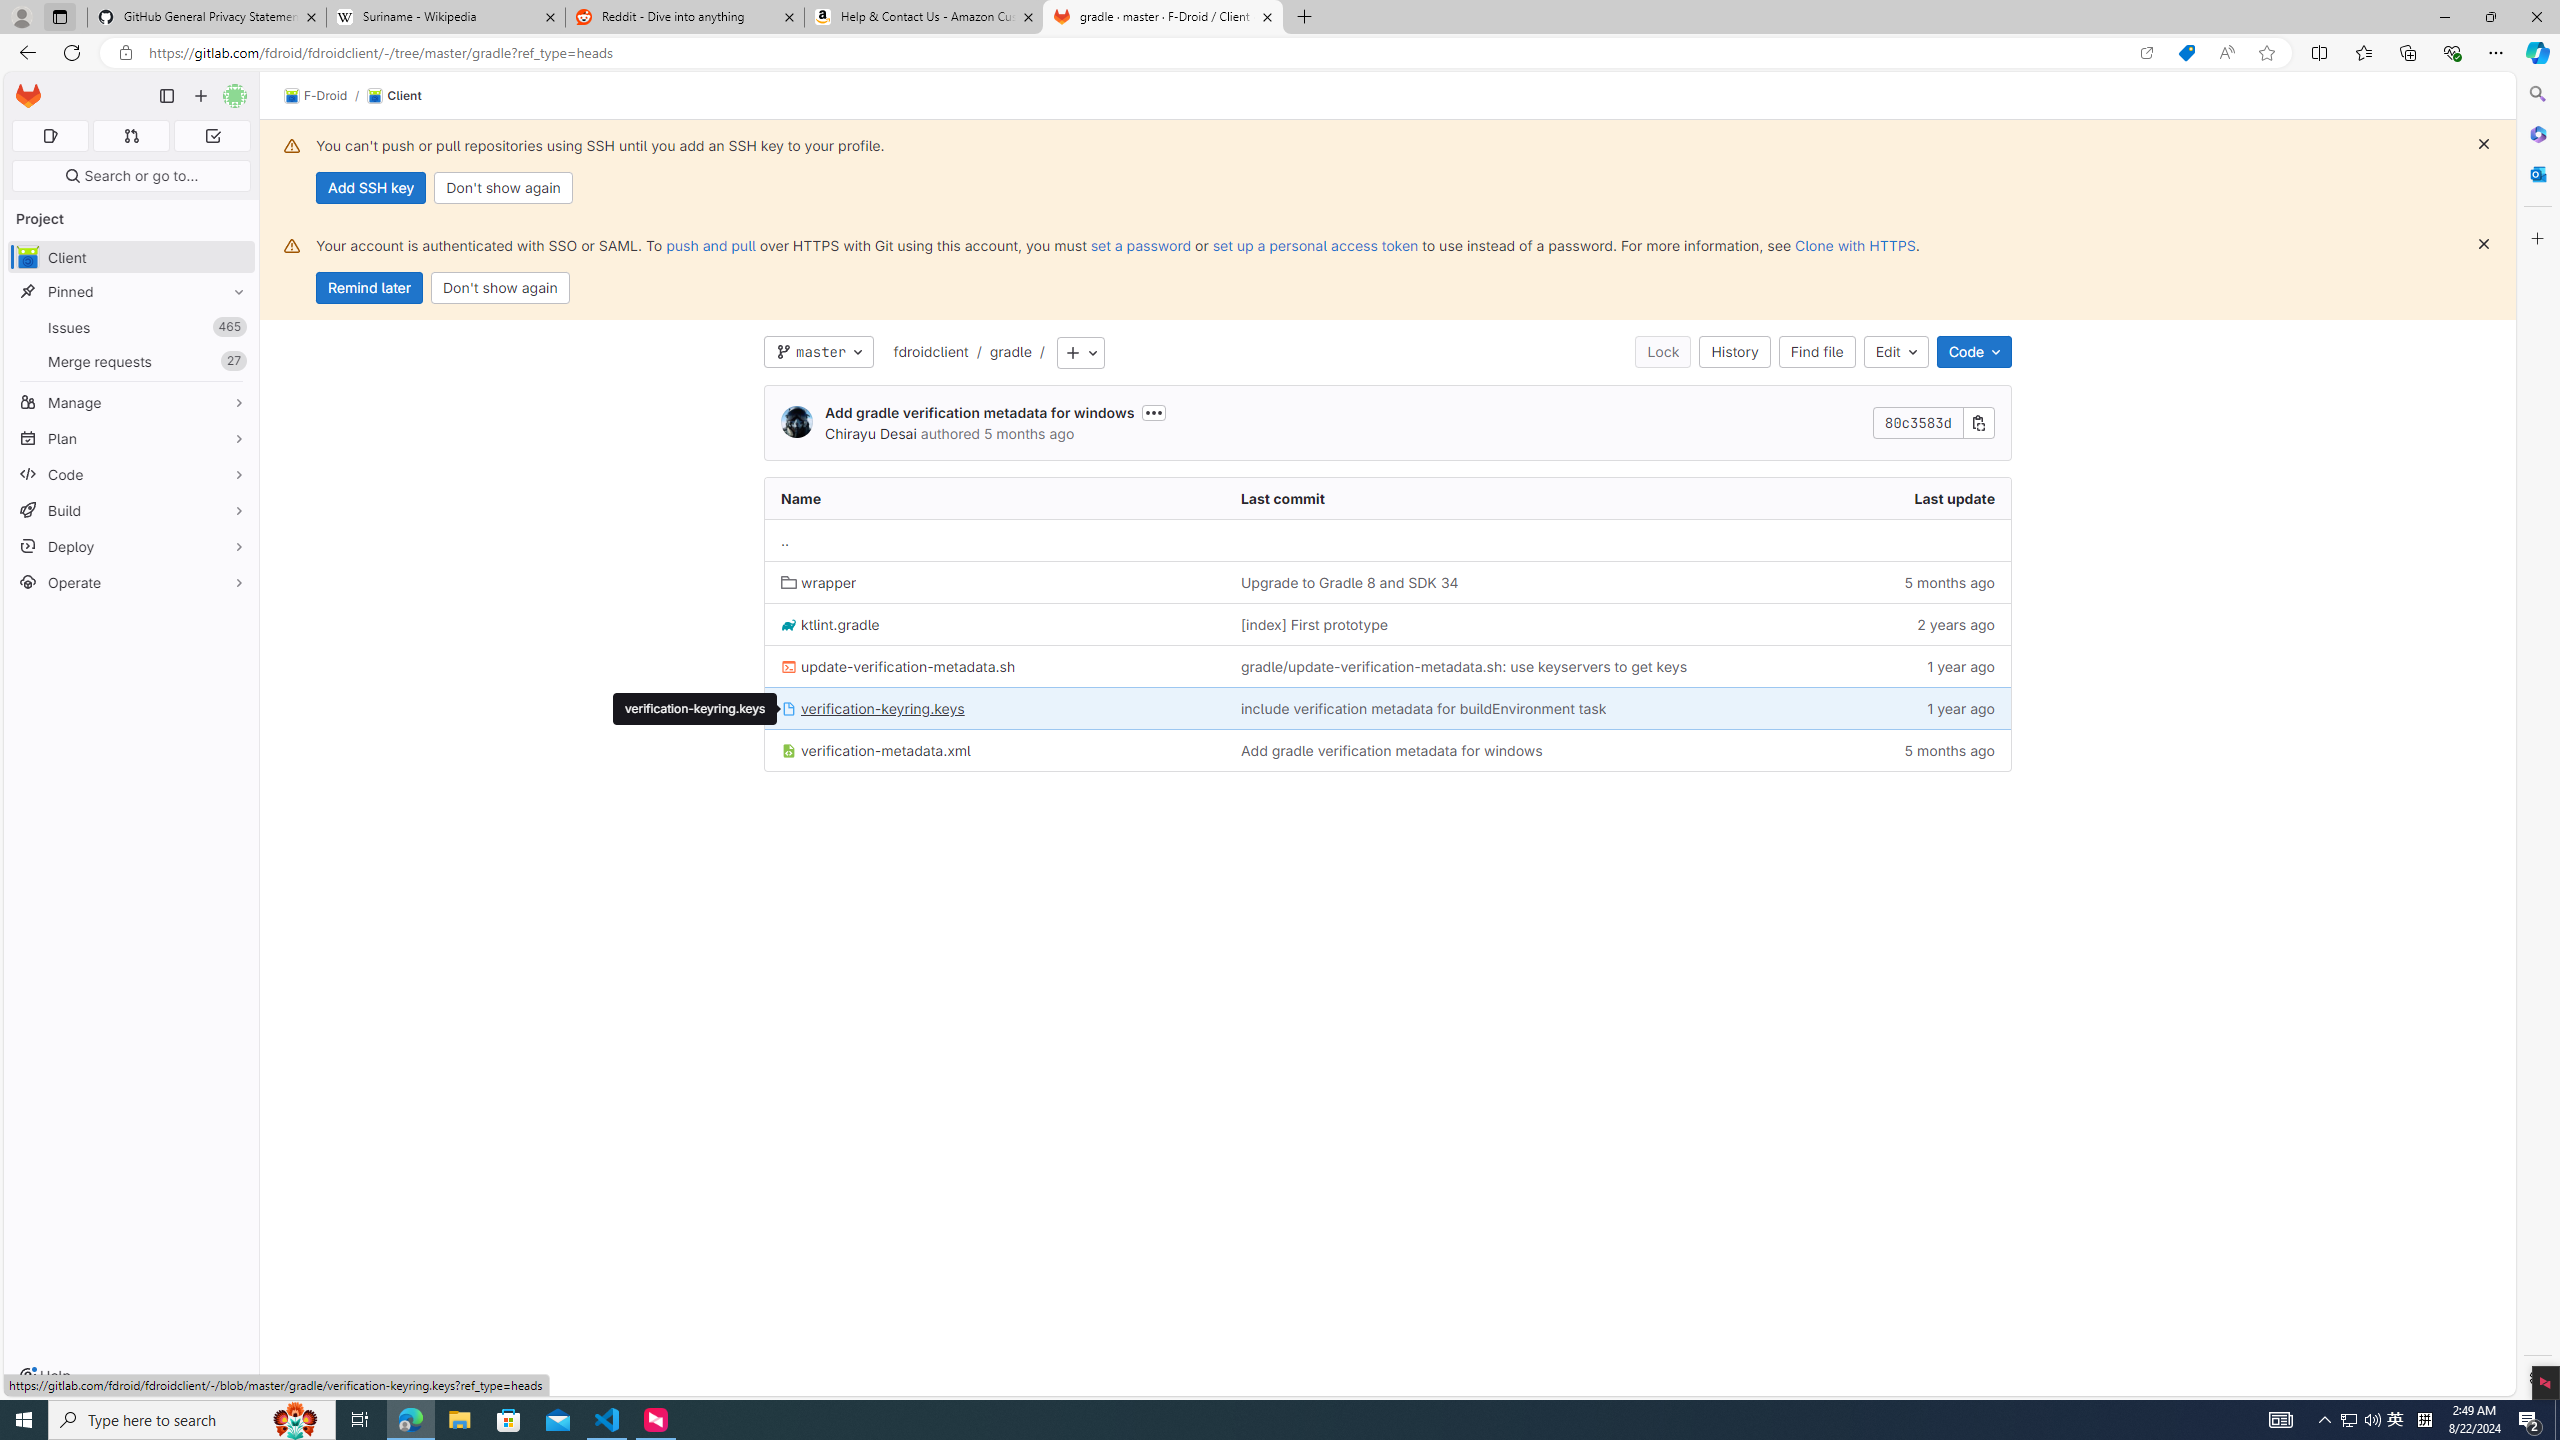  Describe the element at coordinates (394, 95) in the screenshot. I see `'Client'` at that location.